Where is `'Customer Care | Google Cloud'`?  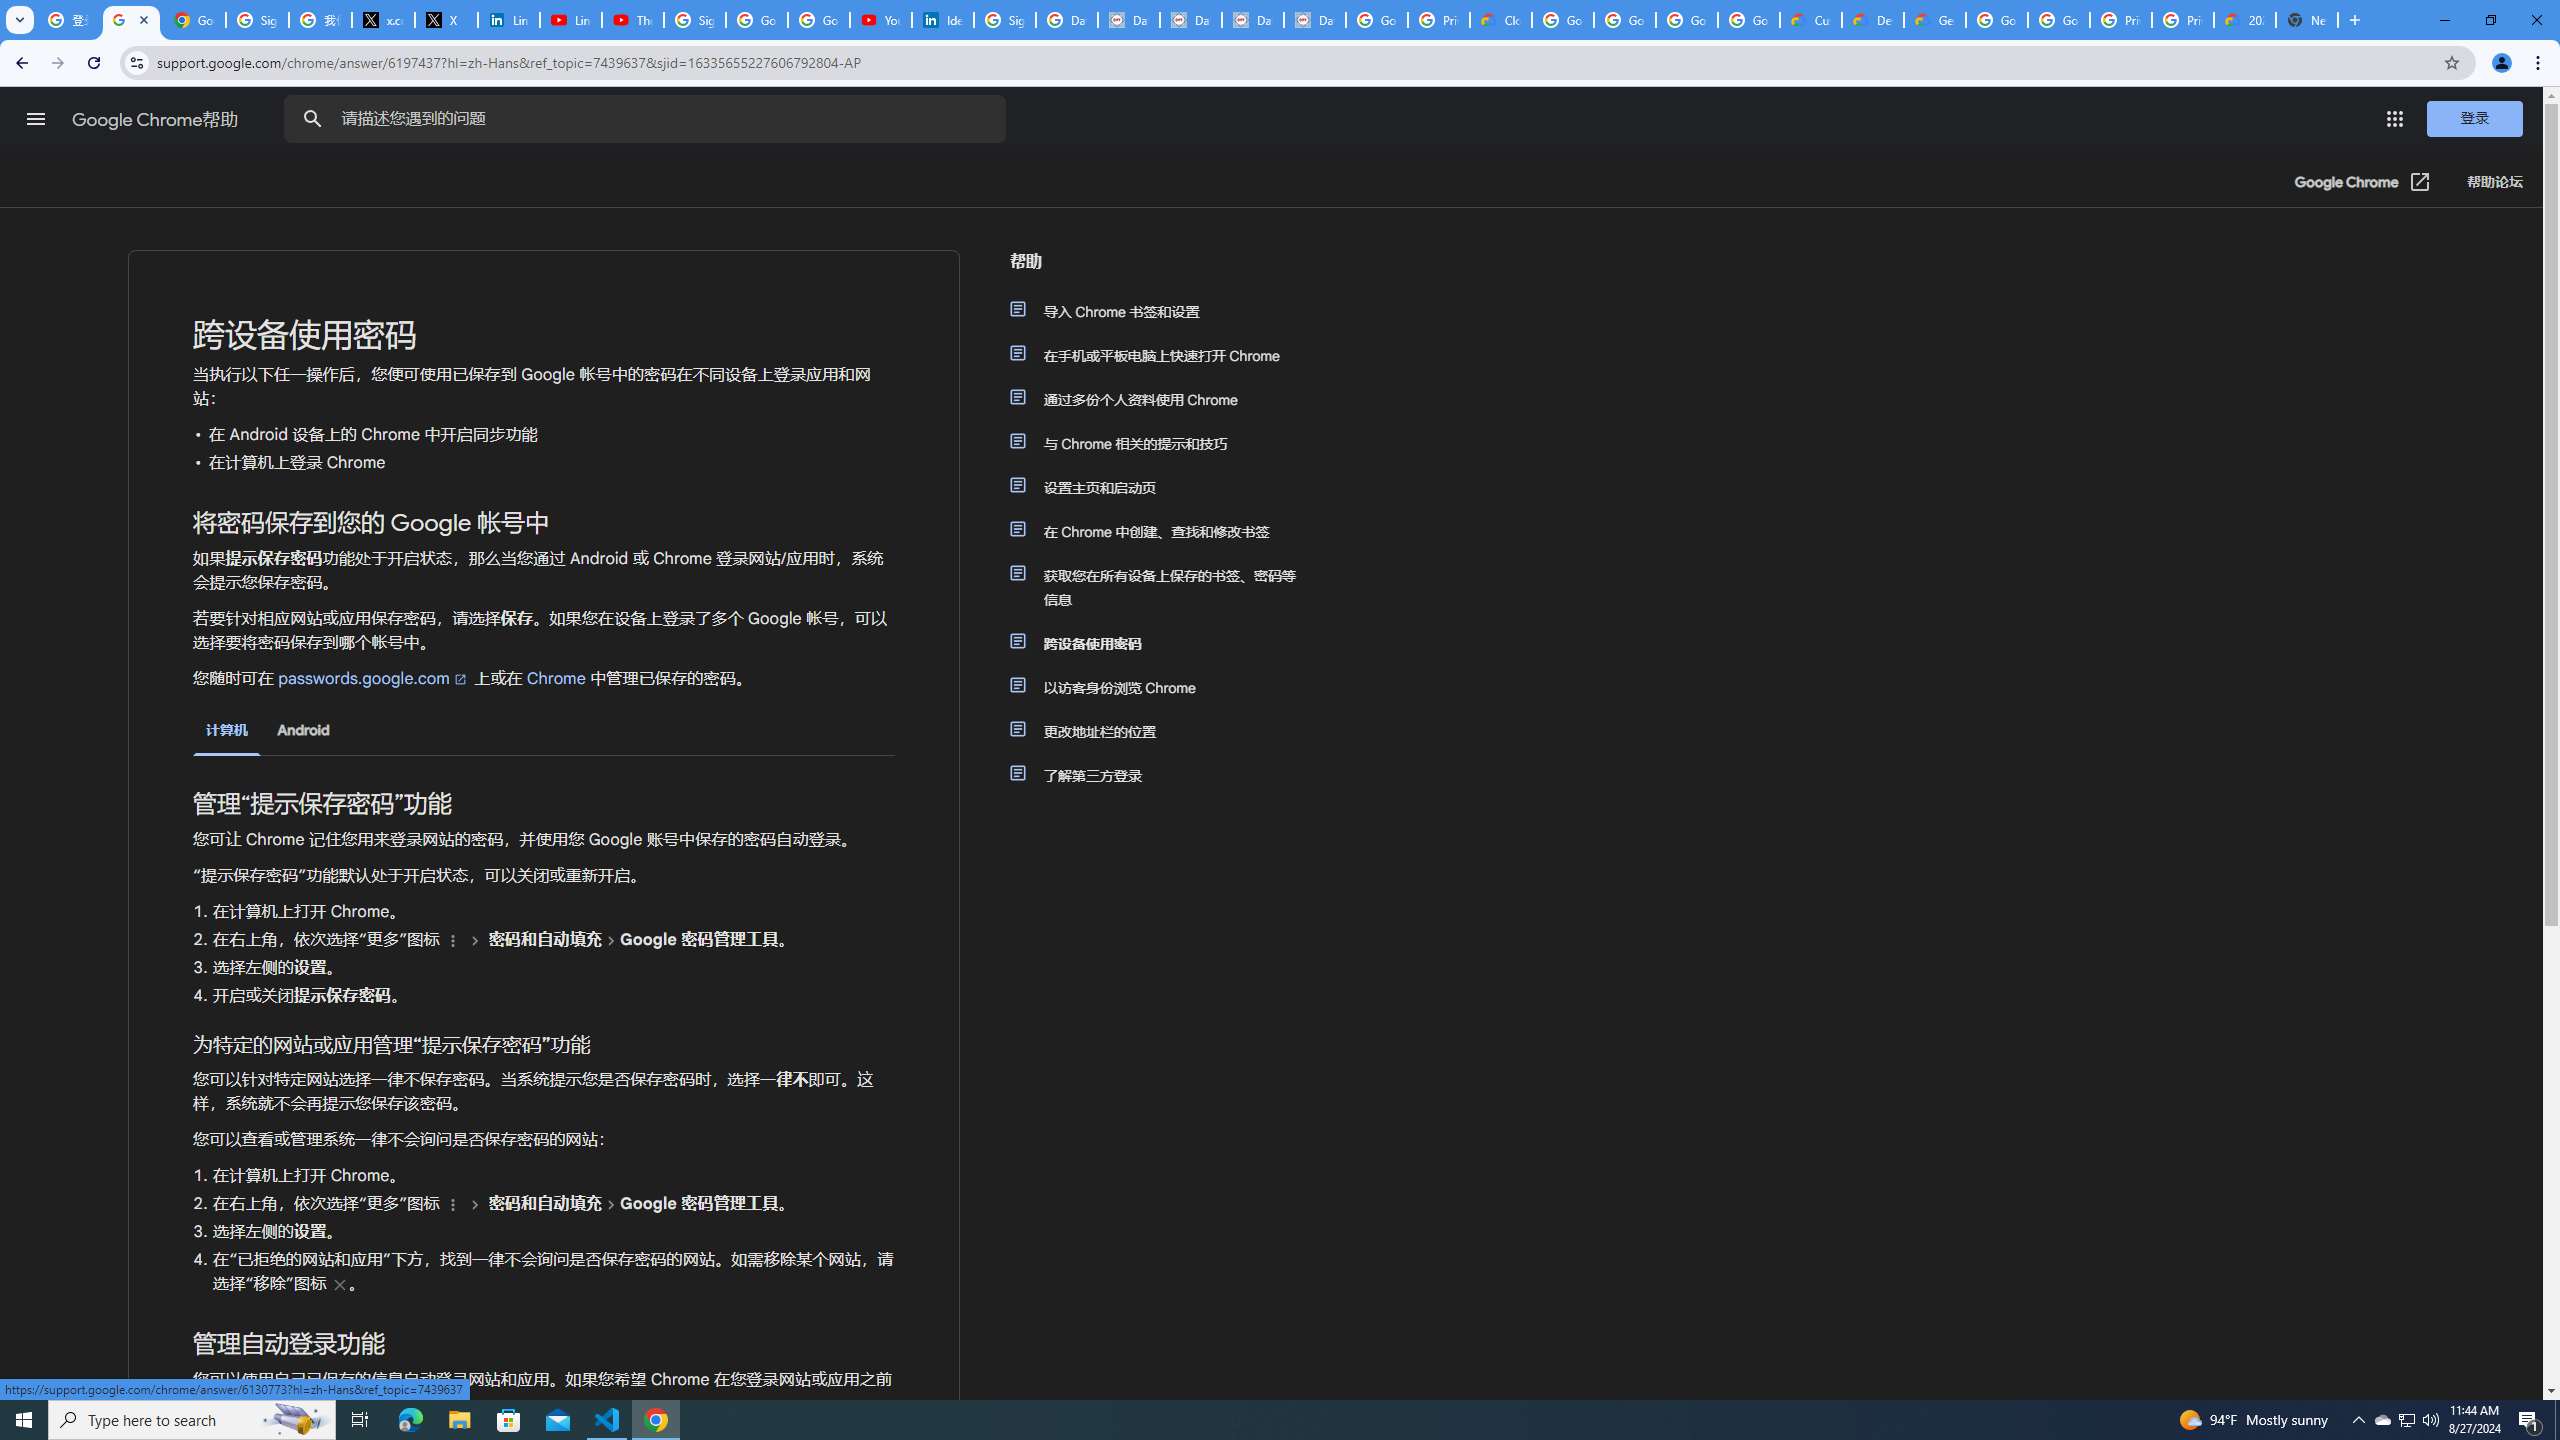 'Customer Care | Google Cloud' is located at coordinates (1810, 19).